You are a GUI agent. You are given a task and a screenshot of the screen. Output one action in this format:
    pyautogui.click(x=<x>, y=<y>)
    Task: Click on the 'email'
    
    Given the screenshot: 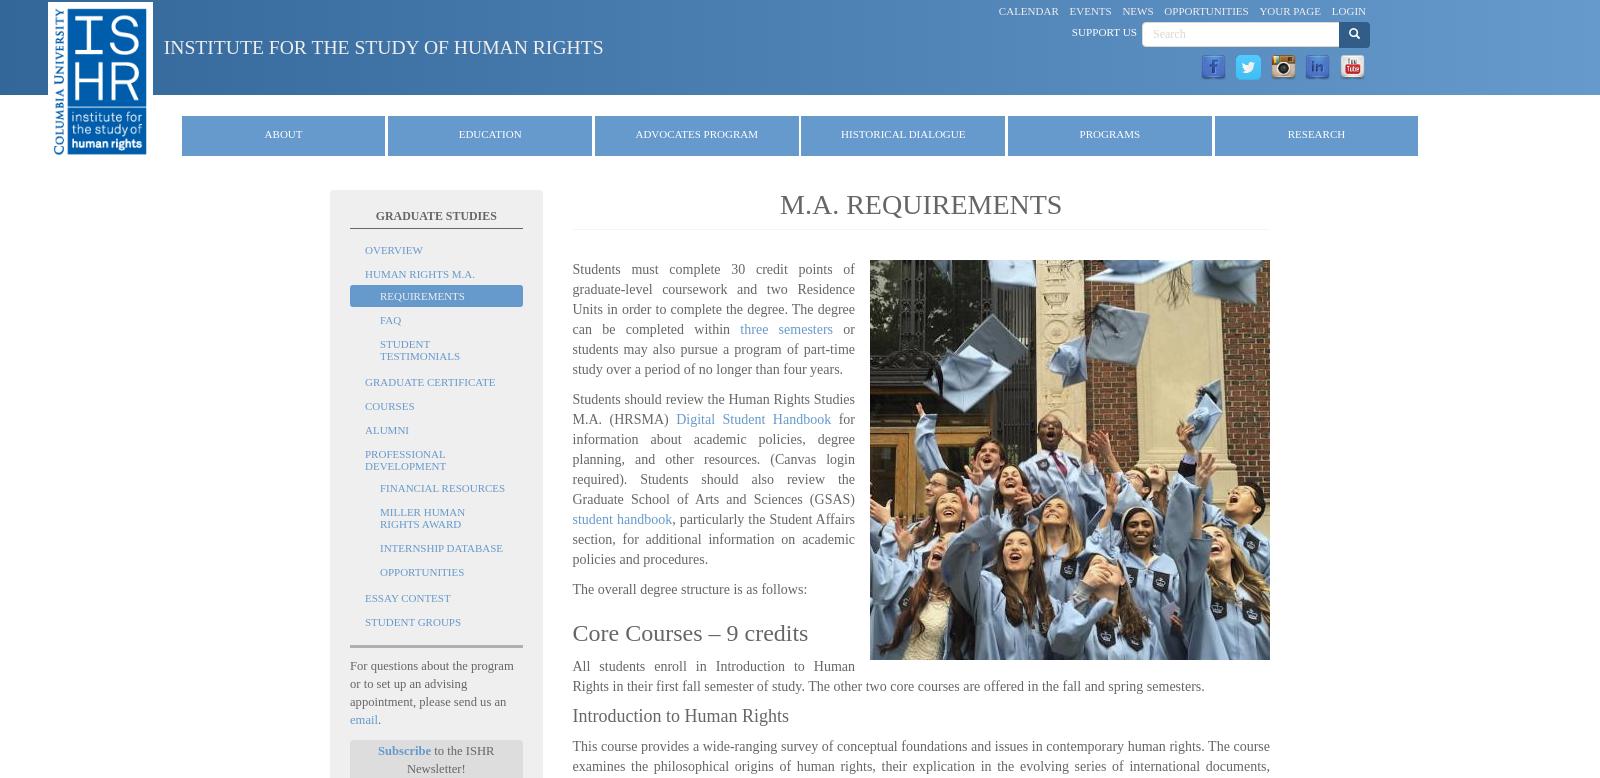 What is the action you would take?
    pyautogui.click(x=363, y=718)
    